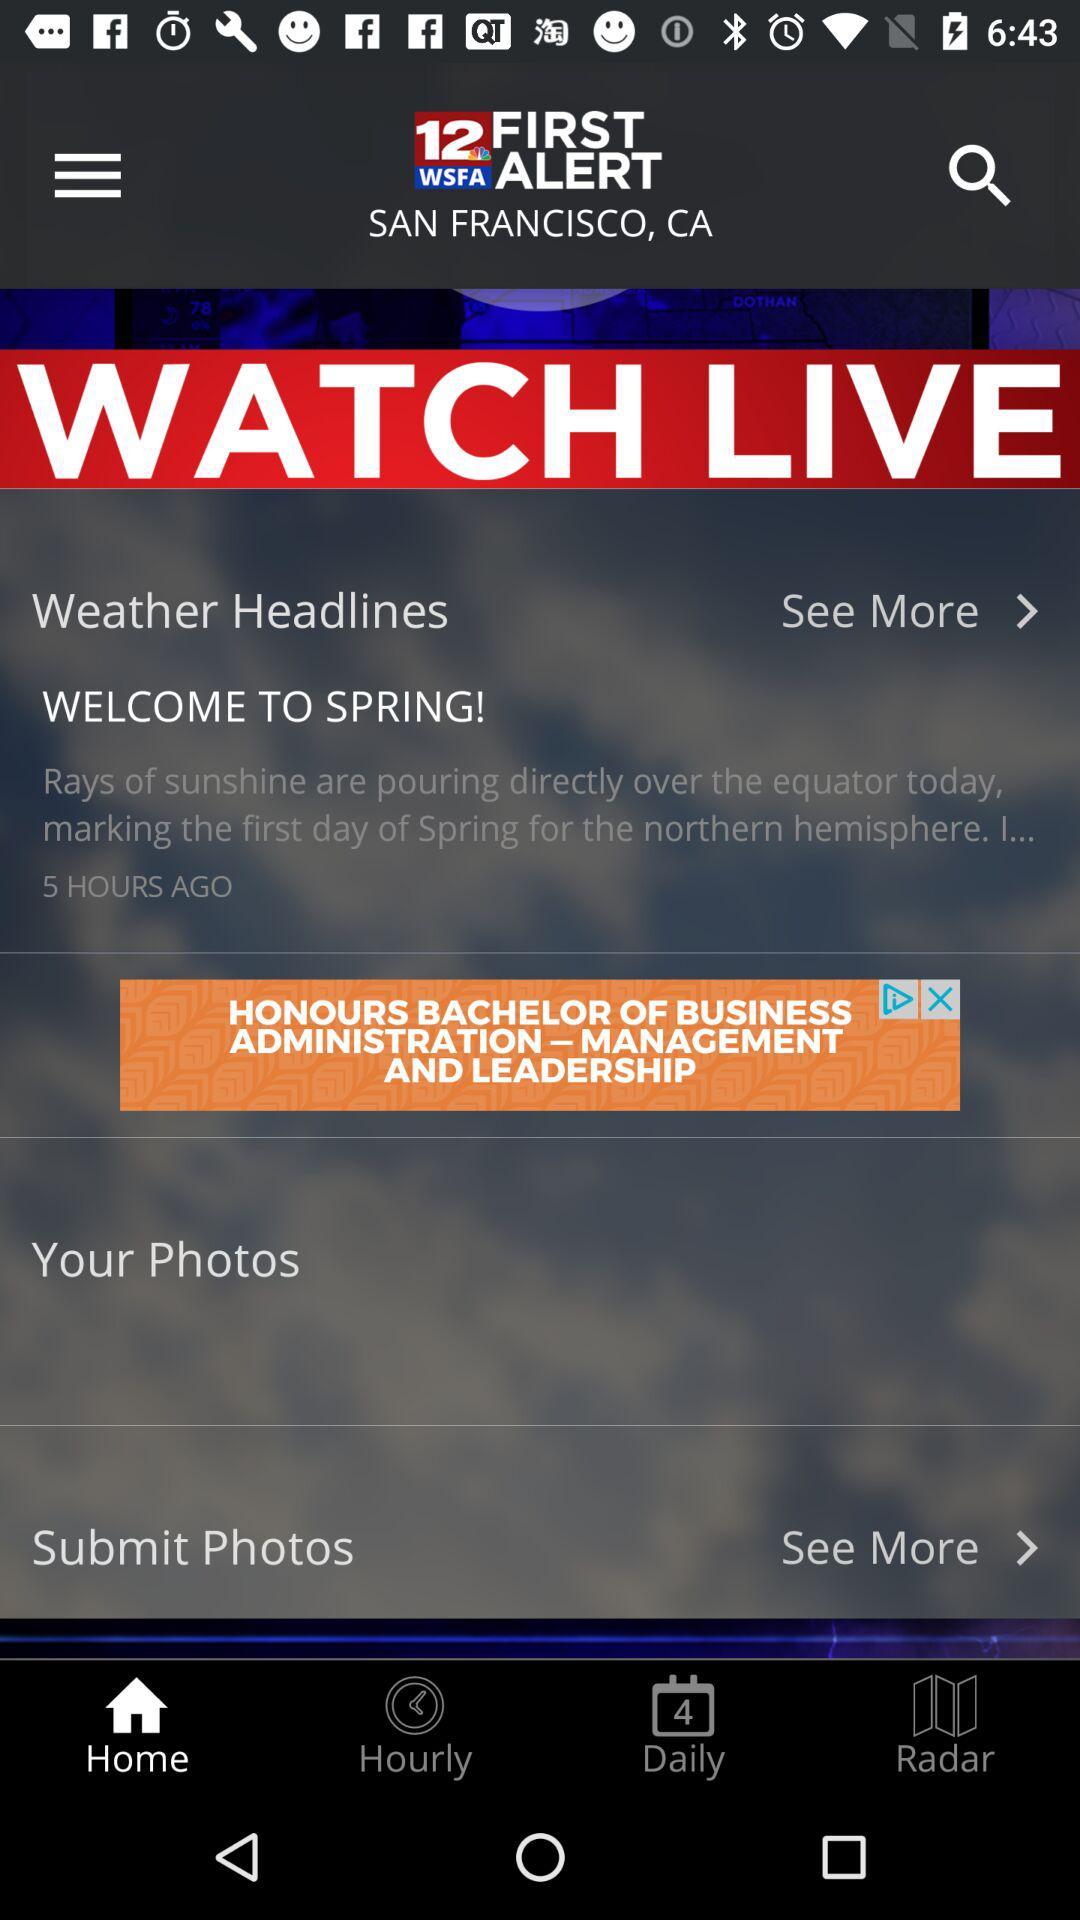 The image size is (1080, 1920). I want to click on the item next to the home item, so click(413, 1726).